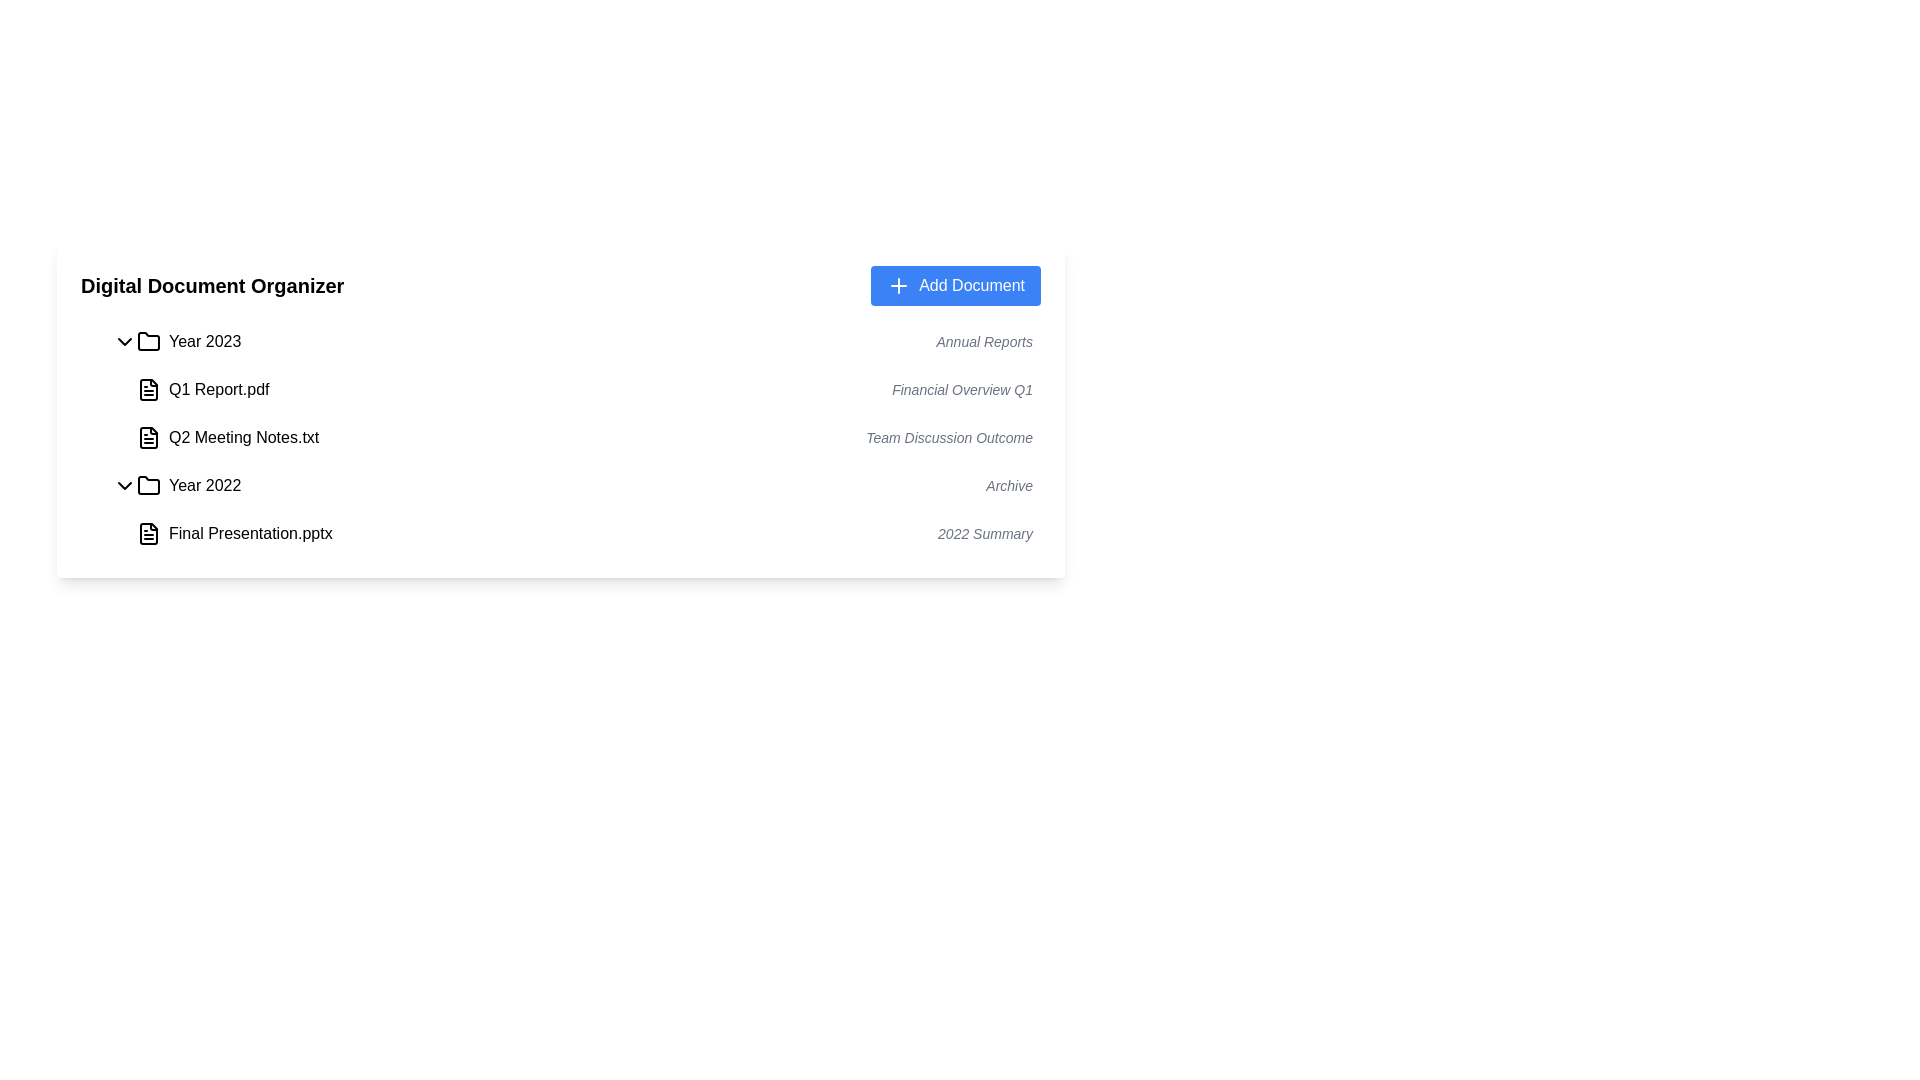 The height and width of the screenshot is (1080, 1920). I want to click on the document icon representing 'Q1 Report.pdf', which is a minimalist black rectangular shape located to the left of the text label, so click(147, 389).